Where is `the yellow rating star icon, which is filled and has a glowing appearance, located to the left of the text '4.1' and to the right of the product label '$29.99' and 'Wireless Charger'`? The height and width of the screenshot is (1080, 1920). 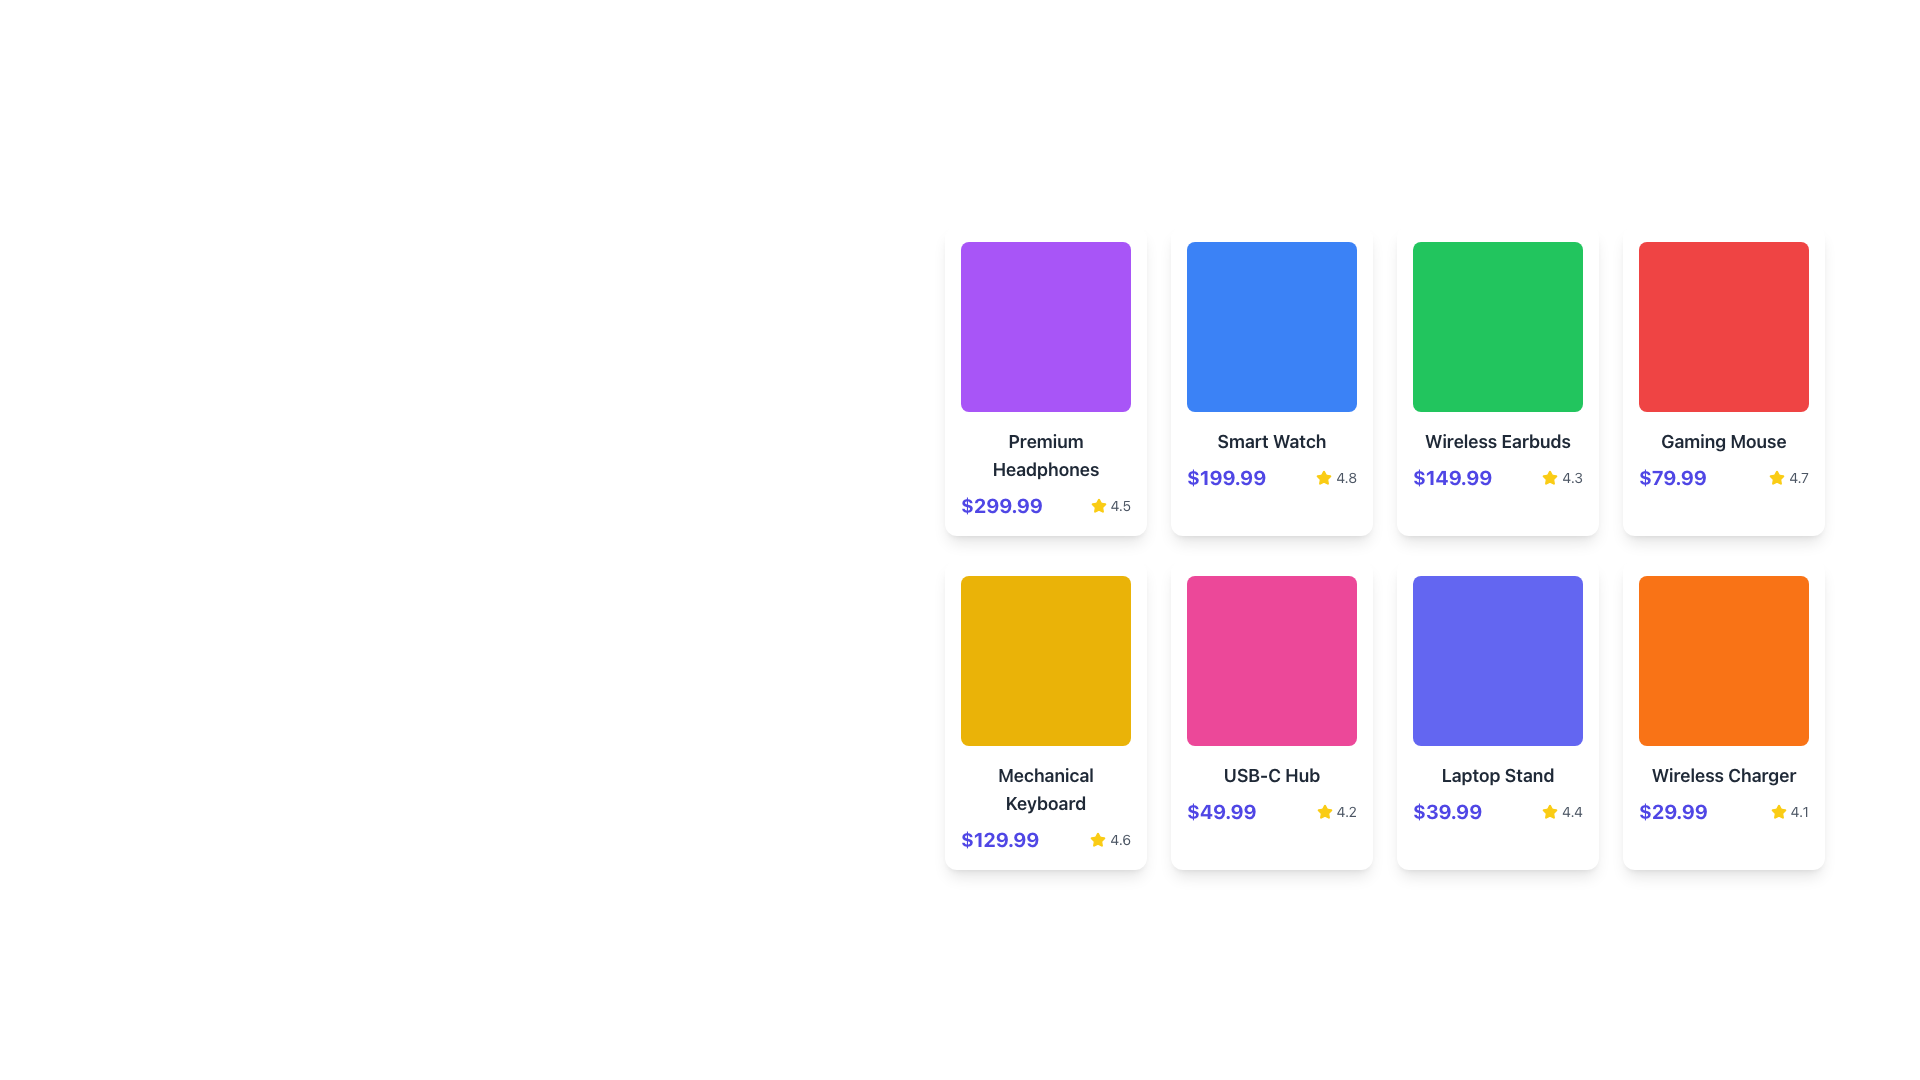
the yellow rating star icon, which is filled and has a glowing appearance, located to the left of the text '4.1' and to the right of the product label '$29.99' and 'Wireless Charger' is located at coordinates (1778, 812).